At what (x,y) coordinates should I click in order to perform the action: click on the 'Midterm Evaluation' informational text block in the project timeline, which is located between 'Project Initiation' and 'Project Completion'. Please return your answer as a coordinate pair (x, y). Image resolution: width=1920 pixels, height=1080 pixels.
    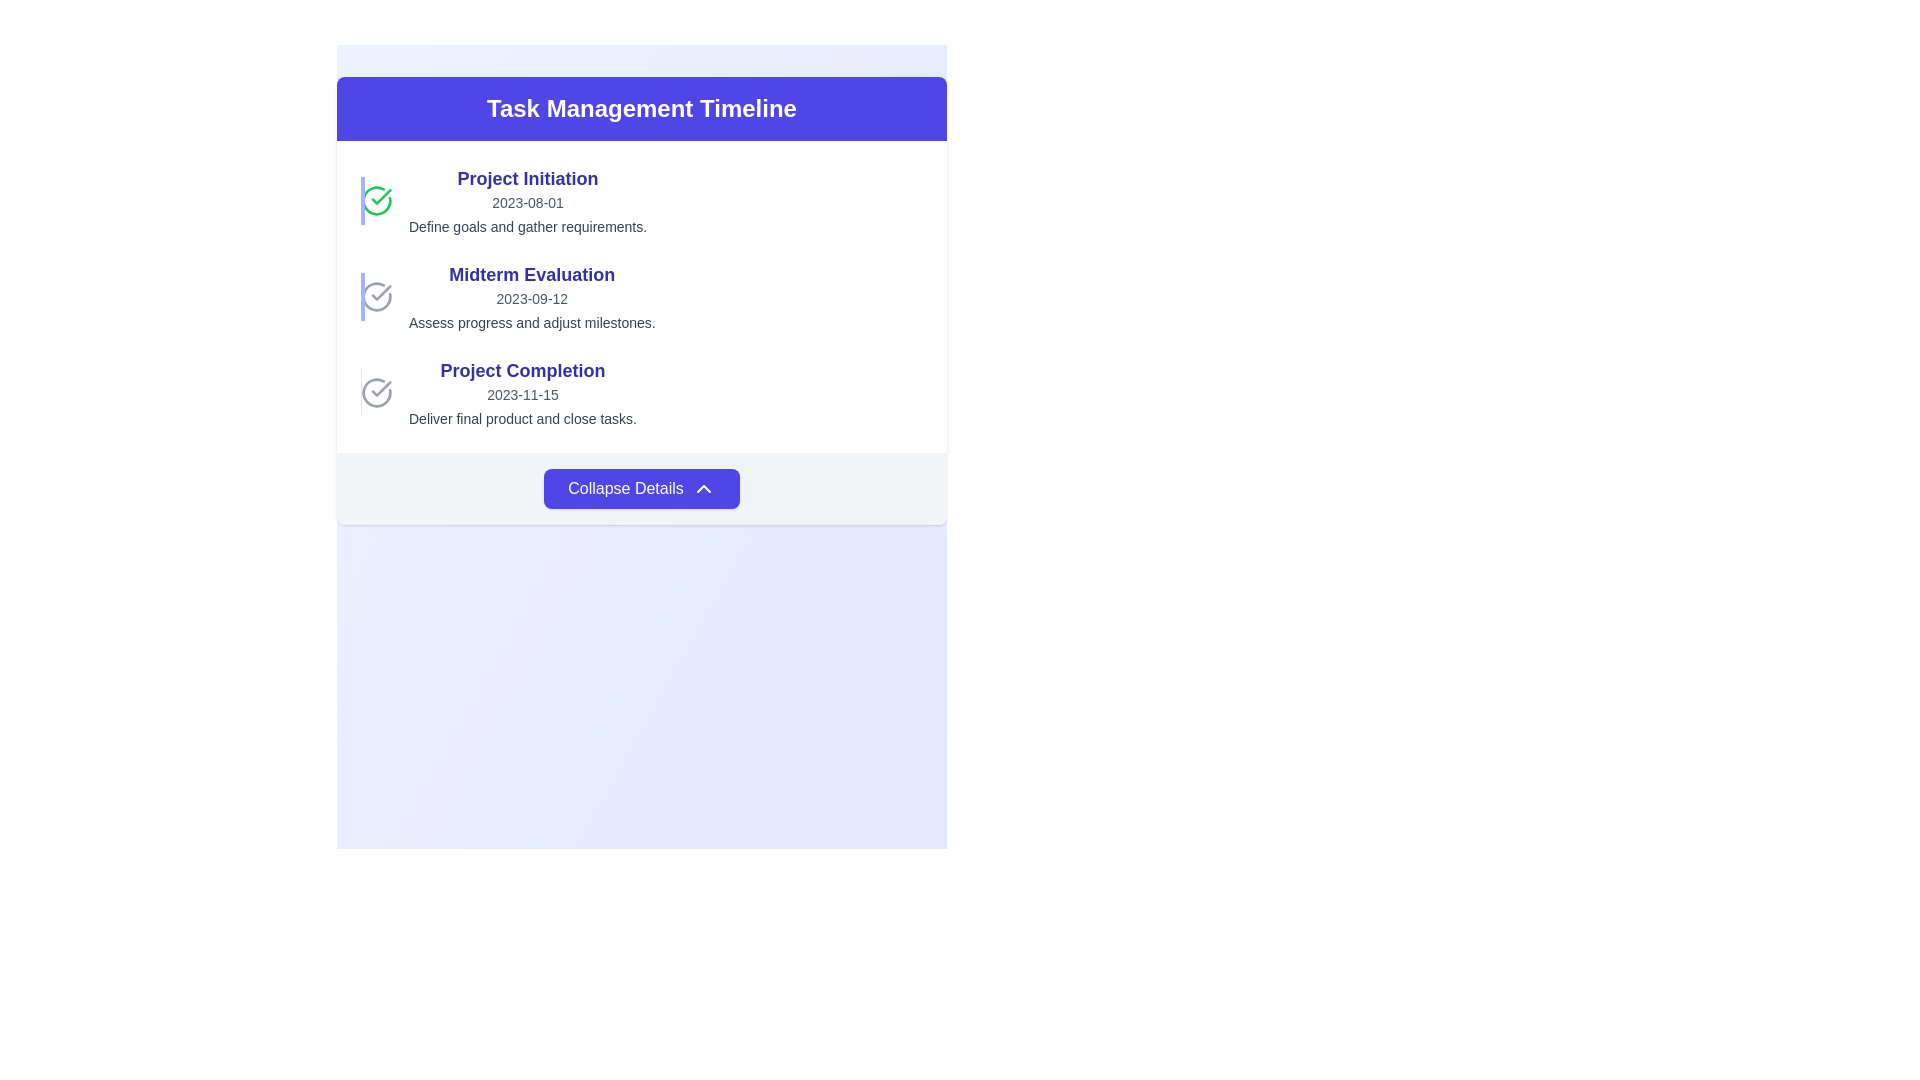
    Looking at the image, I should click on (532, 297).